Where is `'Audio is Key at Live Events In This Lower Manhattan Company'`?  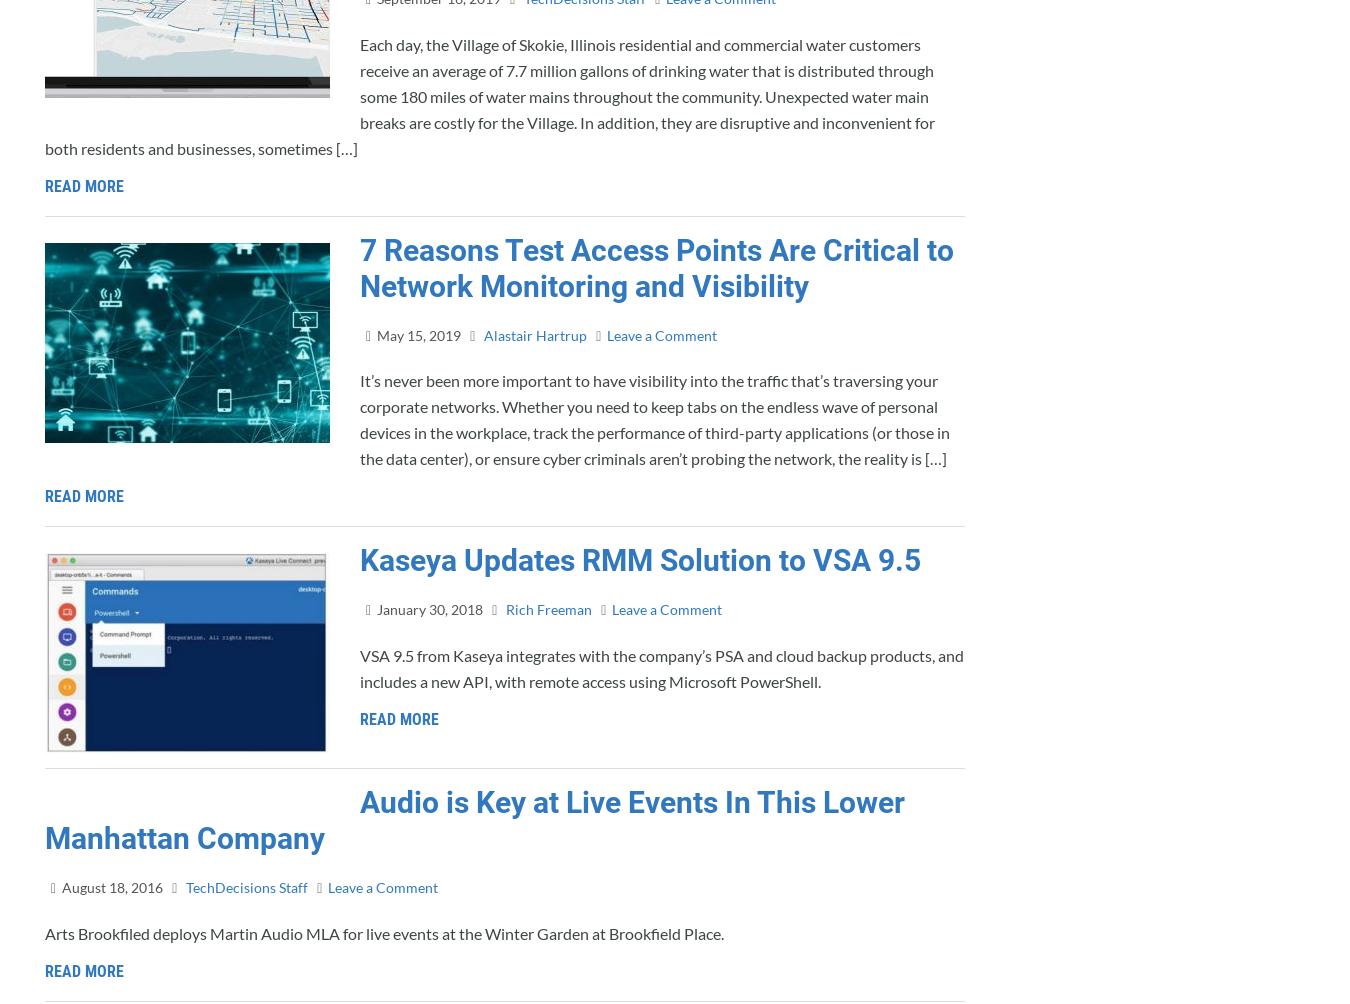
'Audio is Key at Live Events In This Lower Manhattan Company' is located at coordinates (474, 820).